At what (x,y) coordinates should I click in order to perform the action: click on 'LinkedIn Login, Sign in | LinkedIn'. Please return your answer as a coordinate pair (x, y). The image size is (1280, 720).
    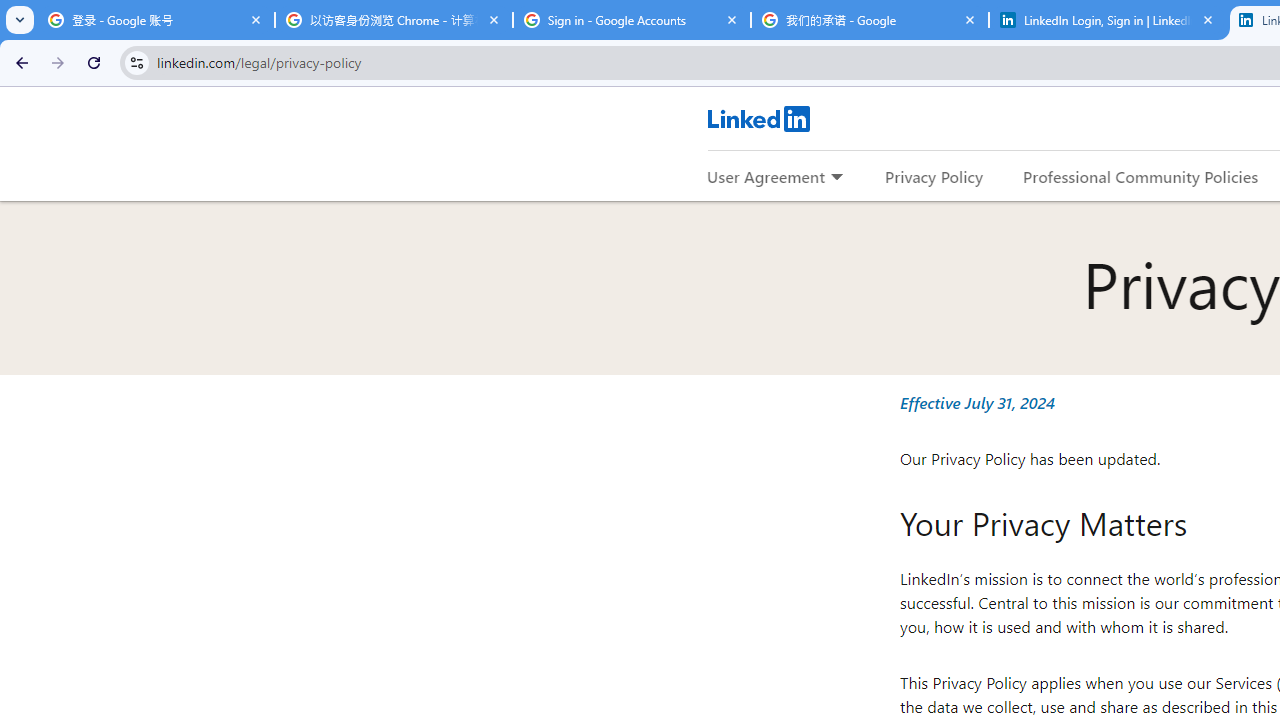
    Looking at the image, I should click on (1107, 20).